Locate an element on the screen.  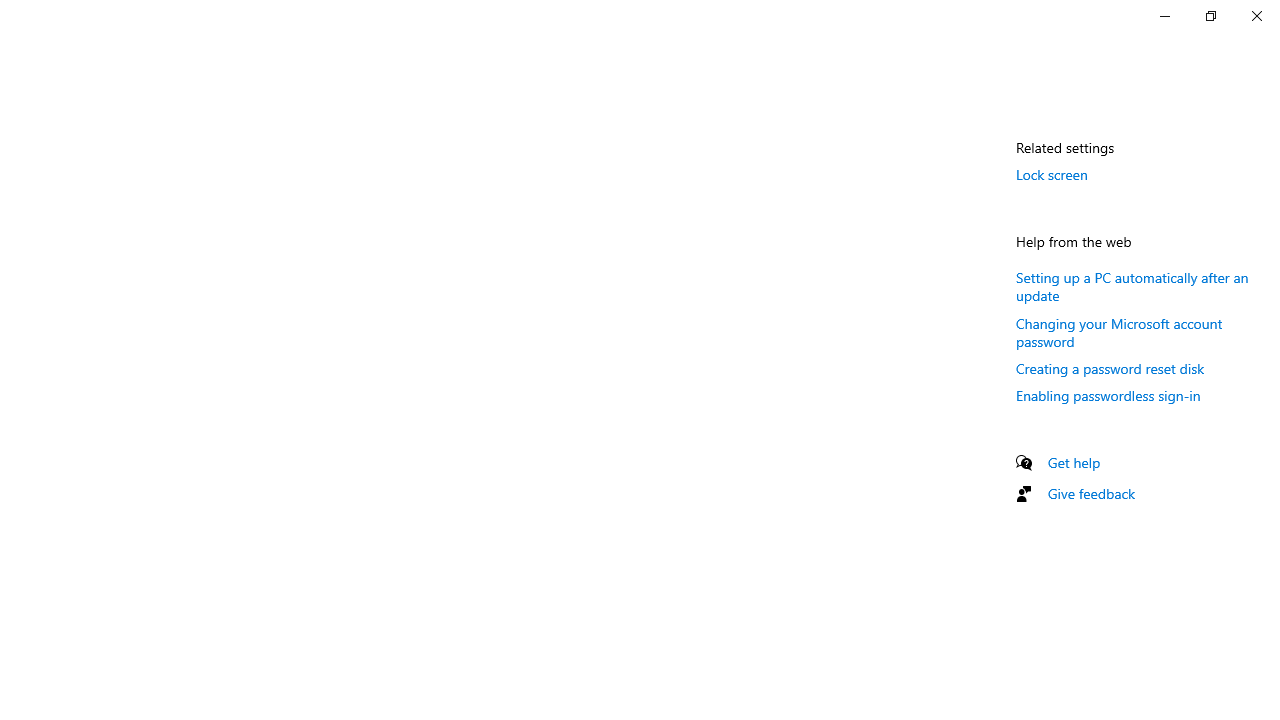
'Close Settings' is located at coordinates (1255, 15).